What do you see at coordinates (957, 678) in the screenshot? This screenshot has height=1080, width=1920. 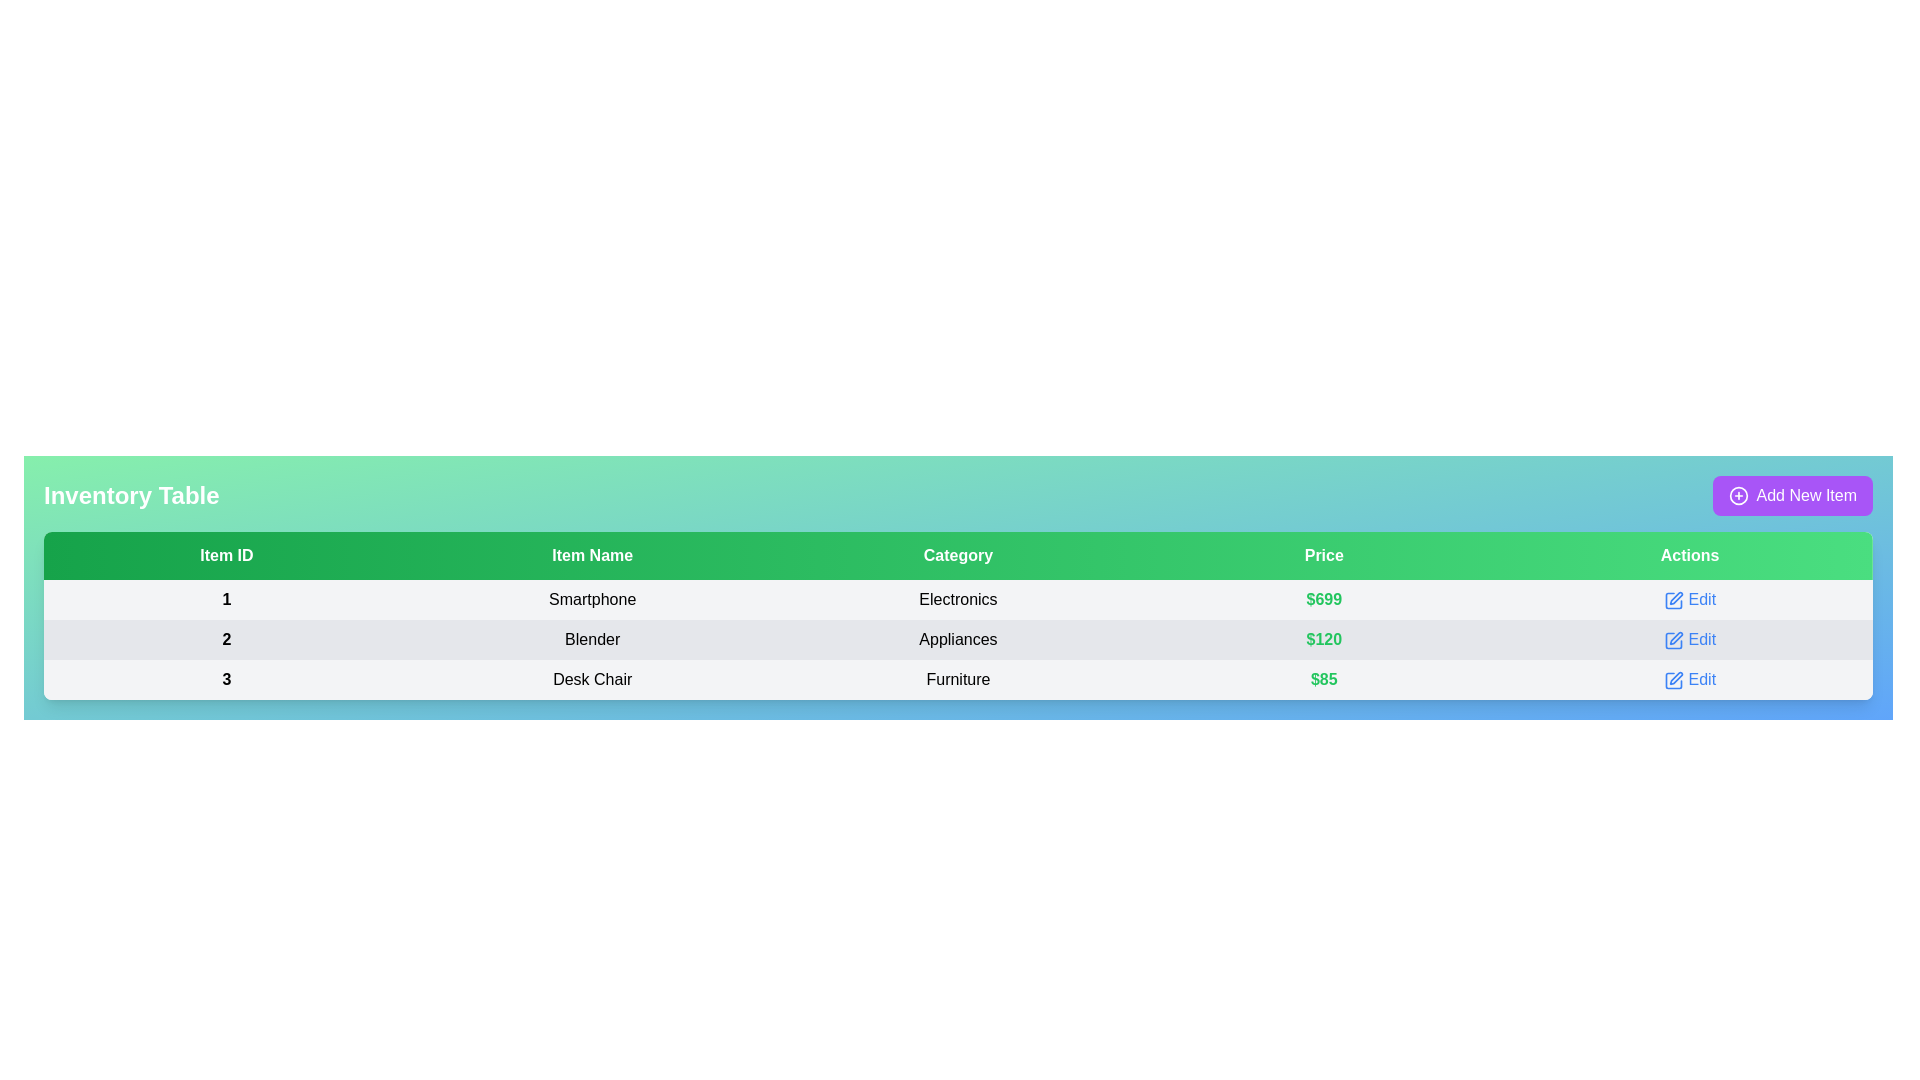 I see `the label indicating the category of the item 'Desk Chair' located in the 'Category' column of the table` at bounding box center [957, 678].